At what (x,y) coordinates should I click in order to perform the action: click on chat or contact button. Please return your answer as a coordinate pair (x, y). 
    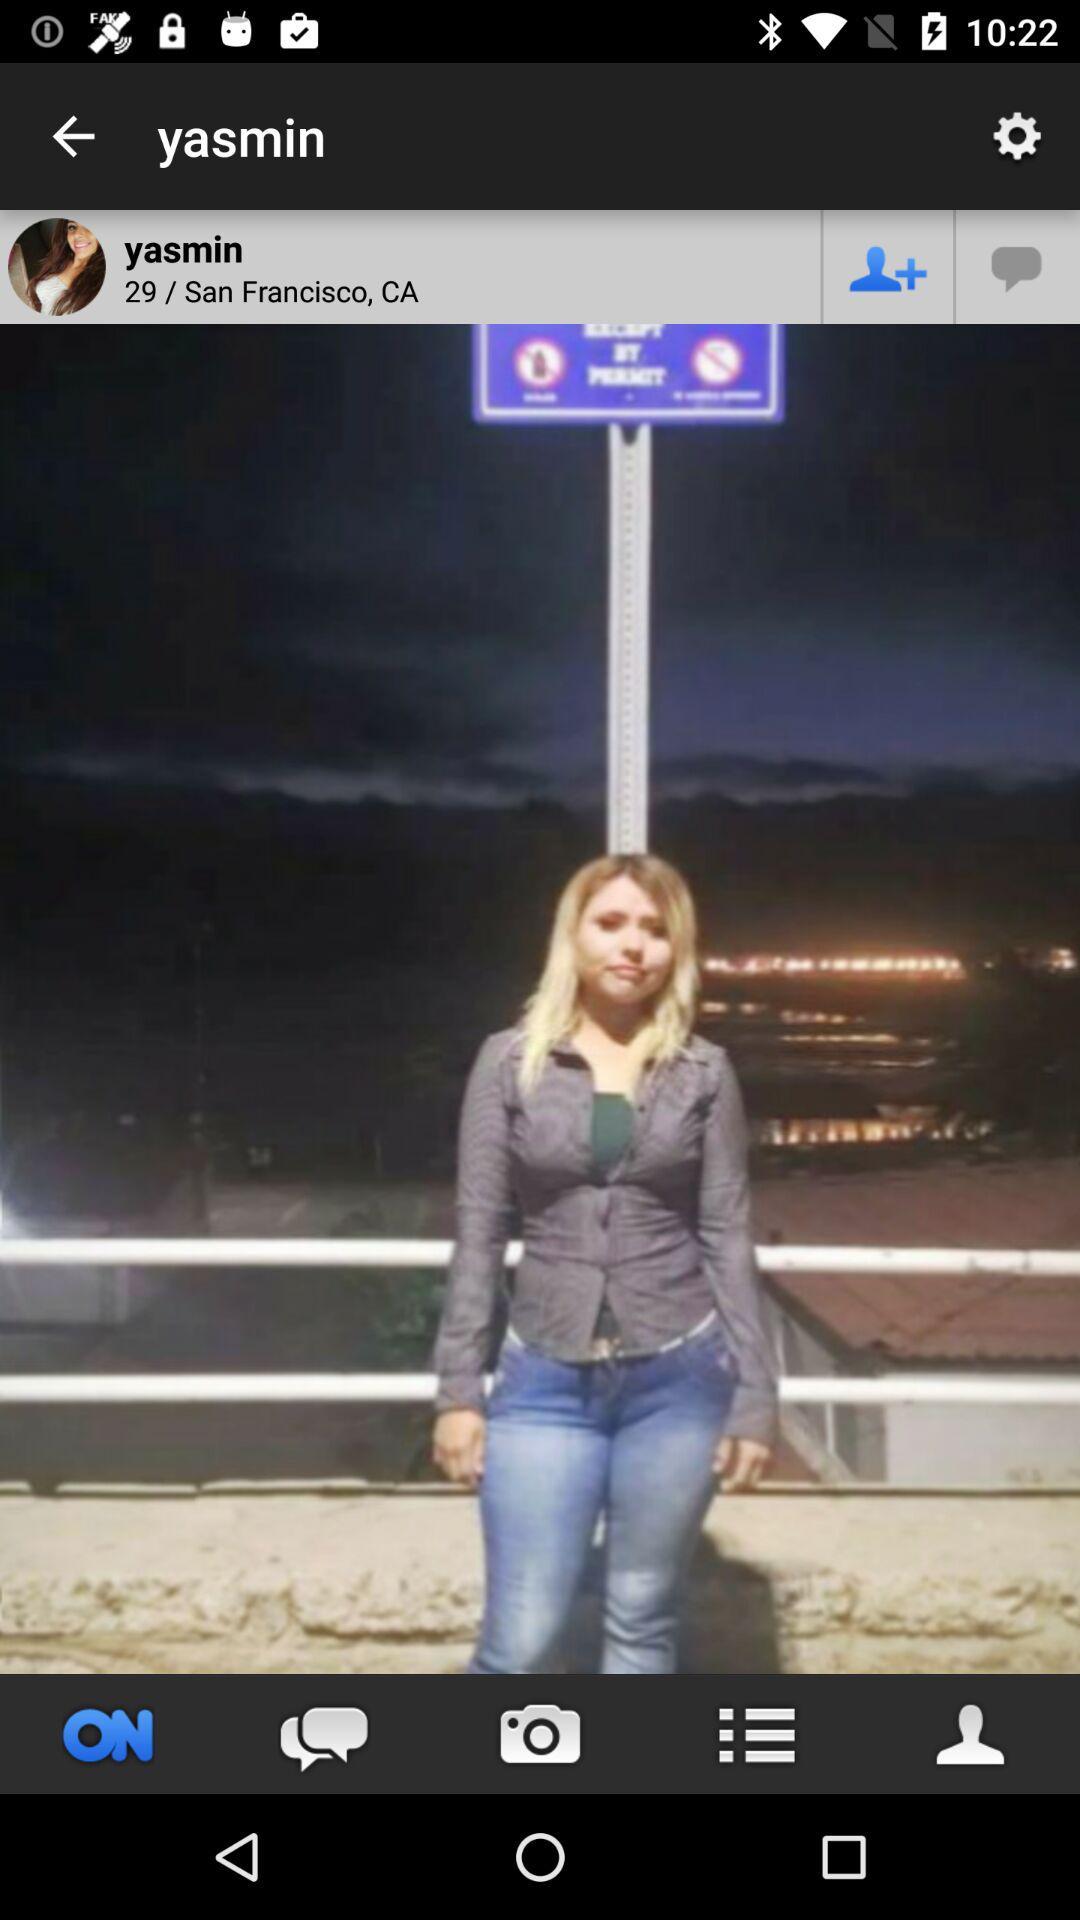
    Looking at the image, I should click on (1018, 265).